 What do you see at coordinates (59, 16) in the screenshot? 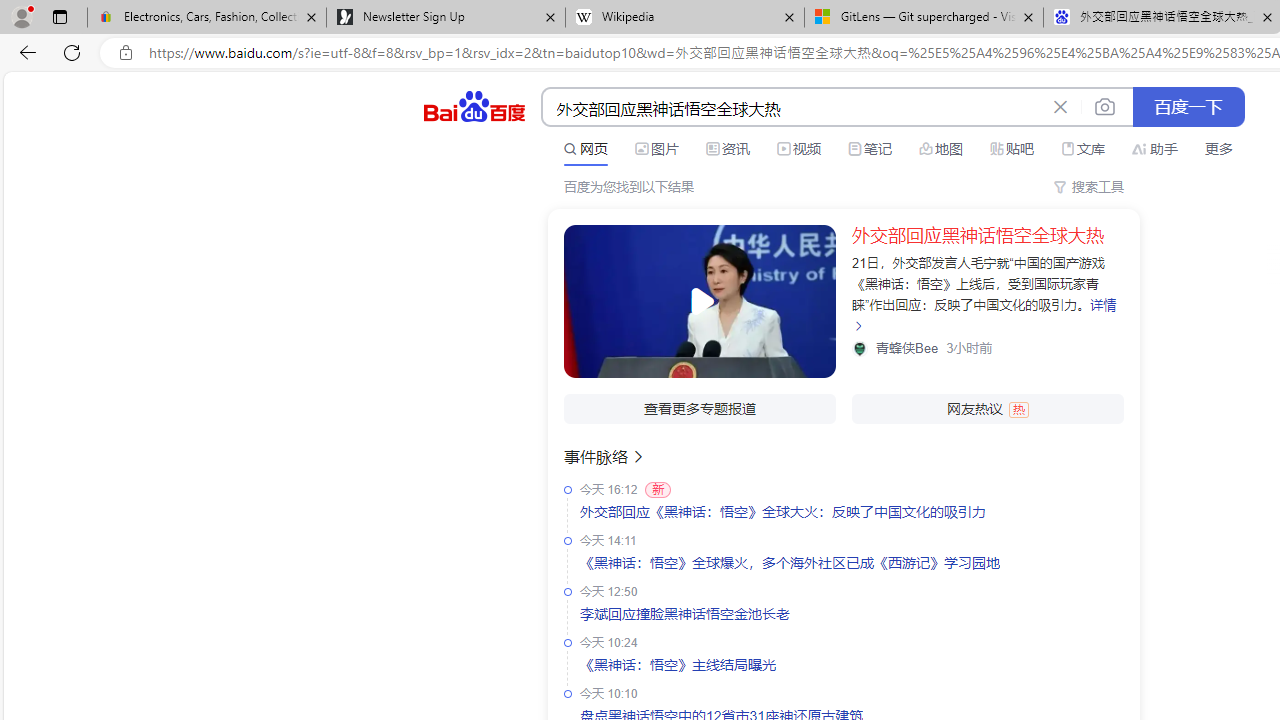
I see `'Tab actions menu'` at bounding box center [59, 16].